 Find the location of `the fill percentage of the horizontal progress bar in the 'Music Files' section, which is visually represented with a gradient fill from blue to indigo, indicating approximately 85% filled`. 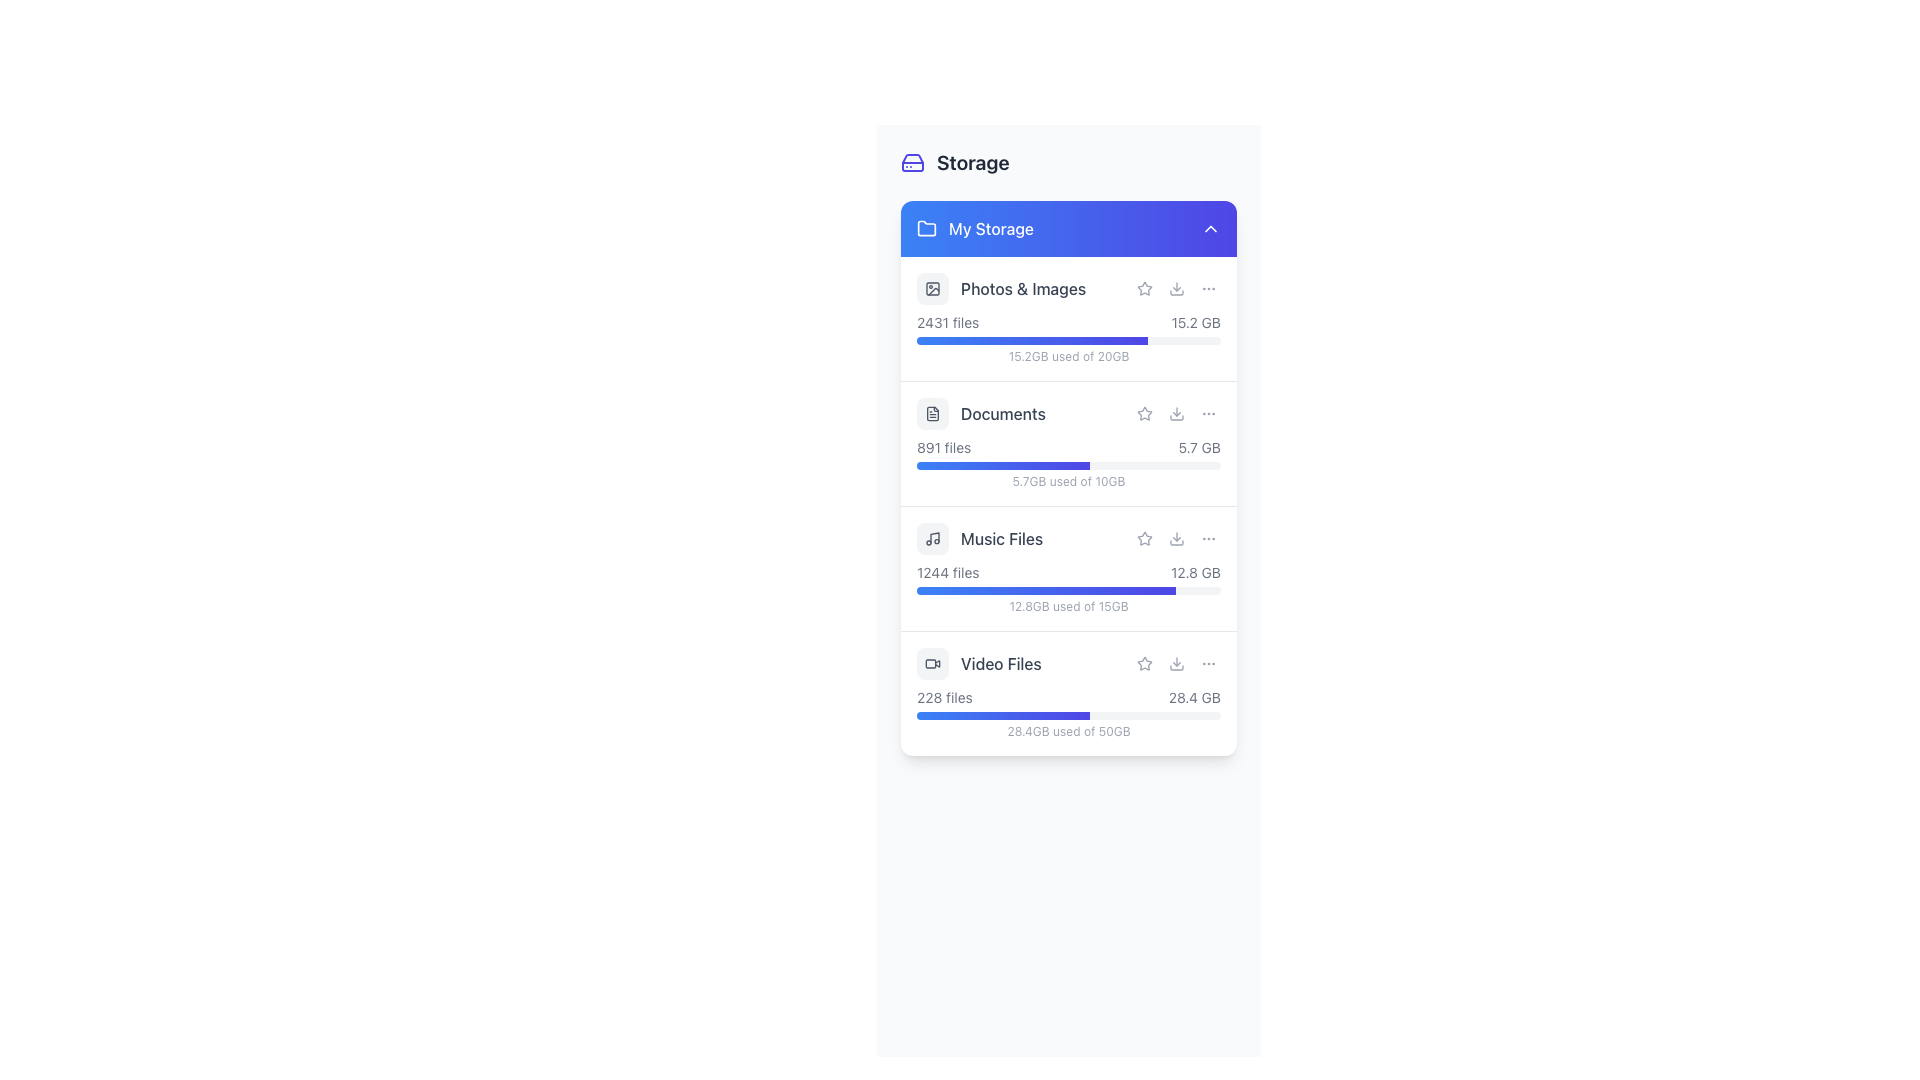

the fill percentage of the horizontal progress bar in the 'Music Files' section, which is visually represented with a gradient fill from blue to indigo, indicating approximately 85% filled is located at coordinates (1068, 589).